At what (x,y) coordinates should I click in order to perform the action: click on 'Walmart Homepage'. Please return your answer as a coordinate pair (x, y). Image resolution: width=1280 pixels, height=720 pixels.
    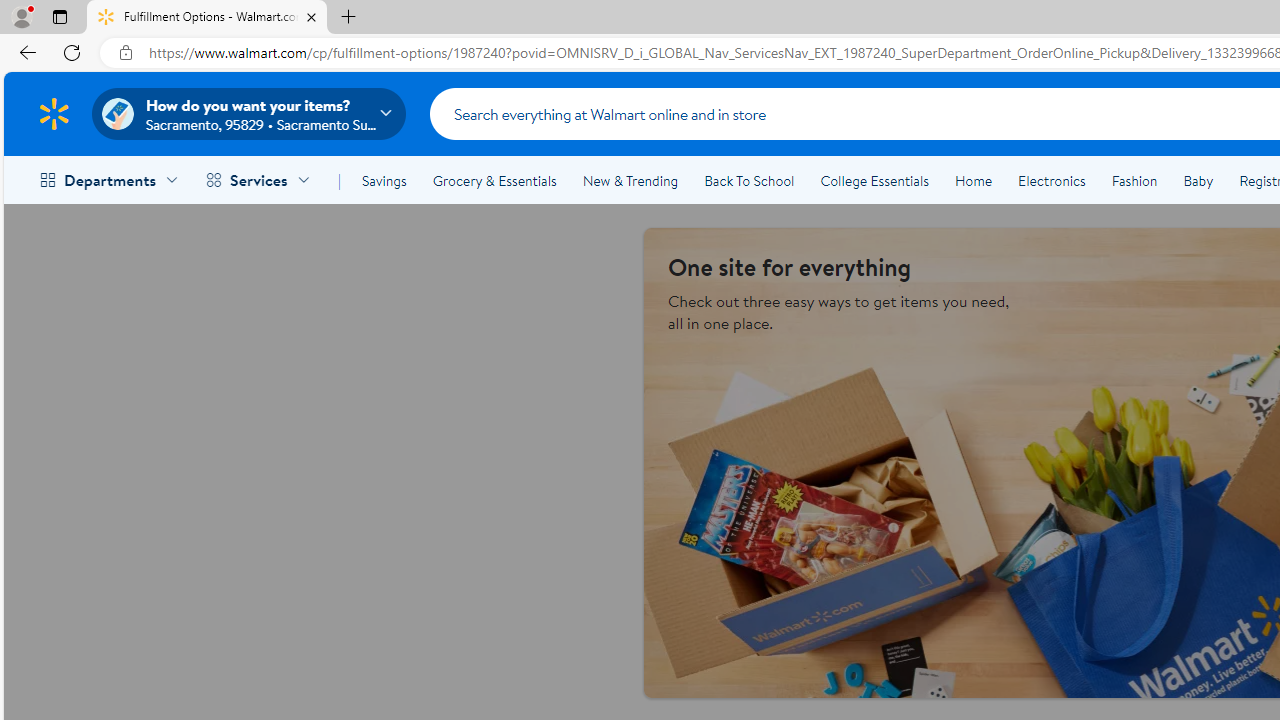
    Looking at the image, I should click on (53, 113).